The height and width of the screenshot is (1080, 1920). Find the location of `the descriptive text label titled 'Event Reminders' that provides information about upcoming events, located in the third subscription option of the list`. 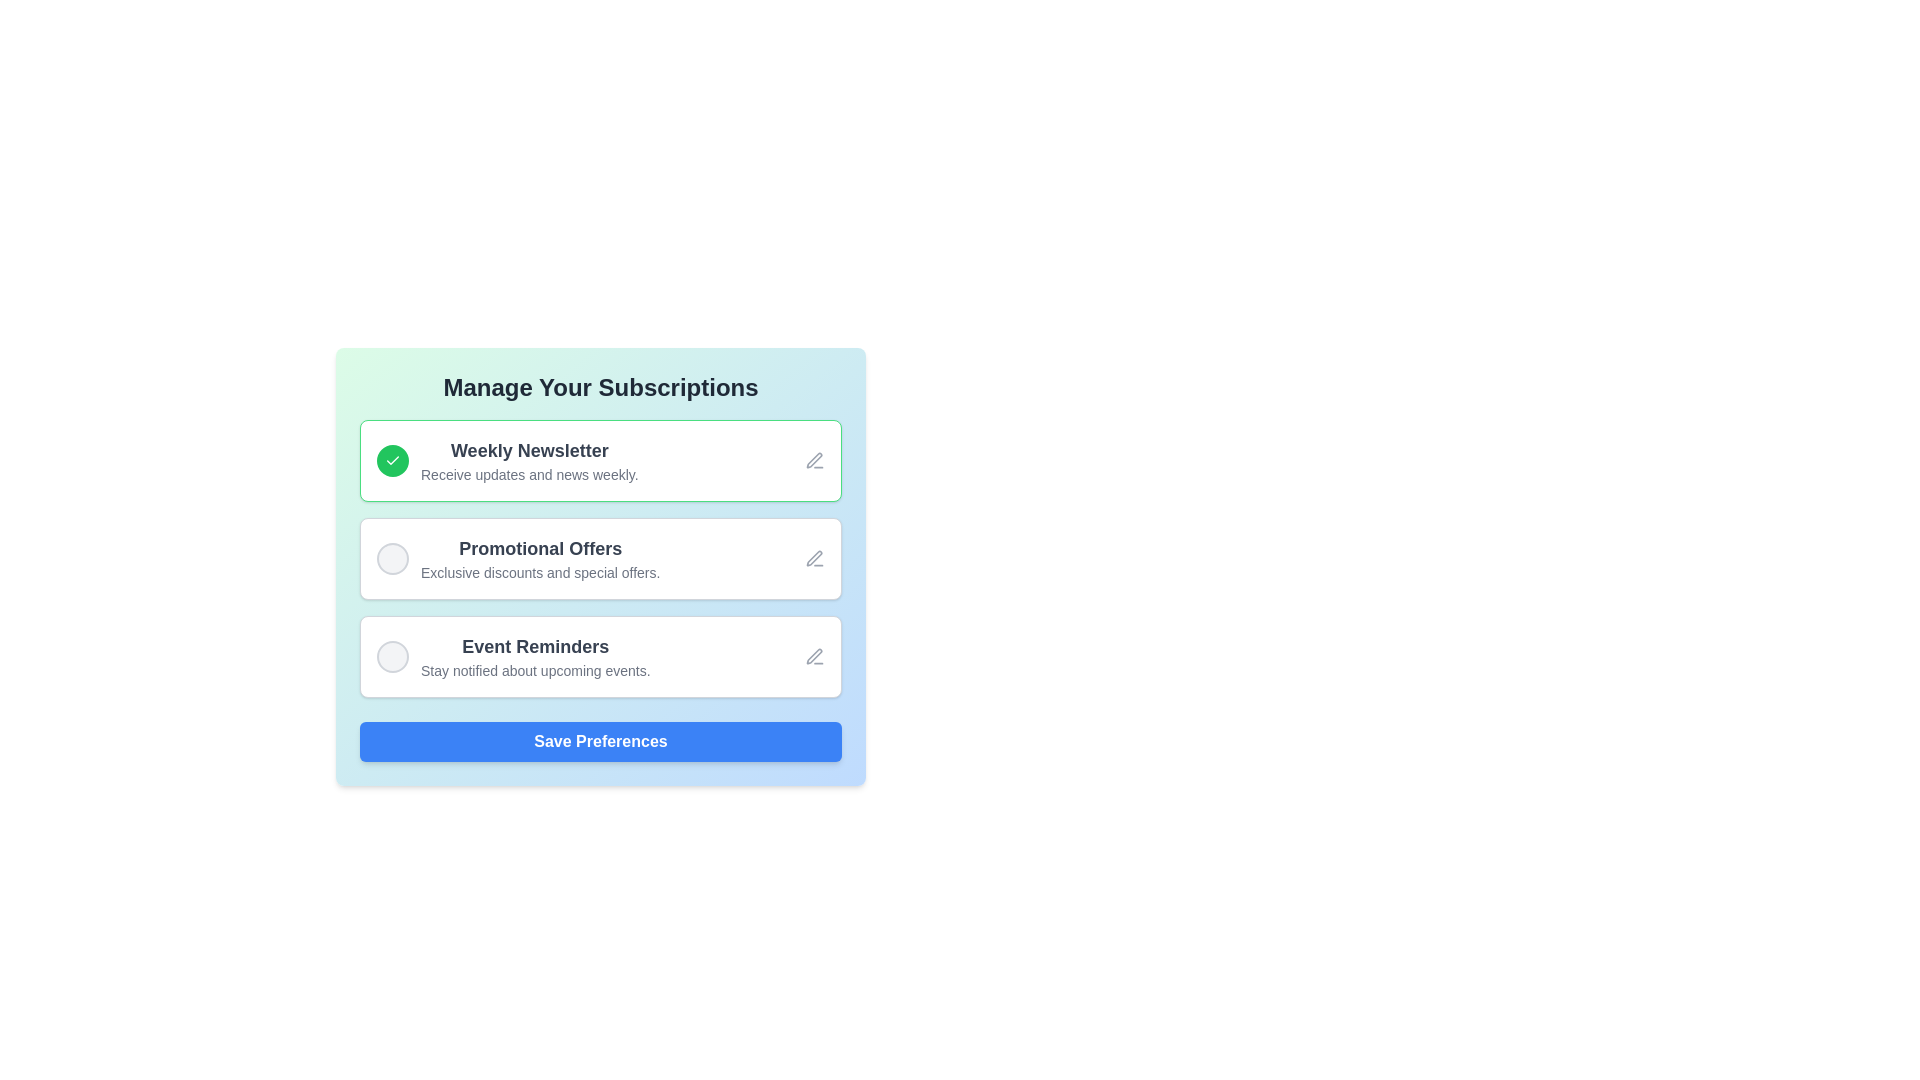

the descriptive text label titled 'Event Reminders' that provides information about upcoming events, located in the third subscription option of the list is located at coordinates (535, 656).